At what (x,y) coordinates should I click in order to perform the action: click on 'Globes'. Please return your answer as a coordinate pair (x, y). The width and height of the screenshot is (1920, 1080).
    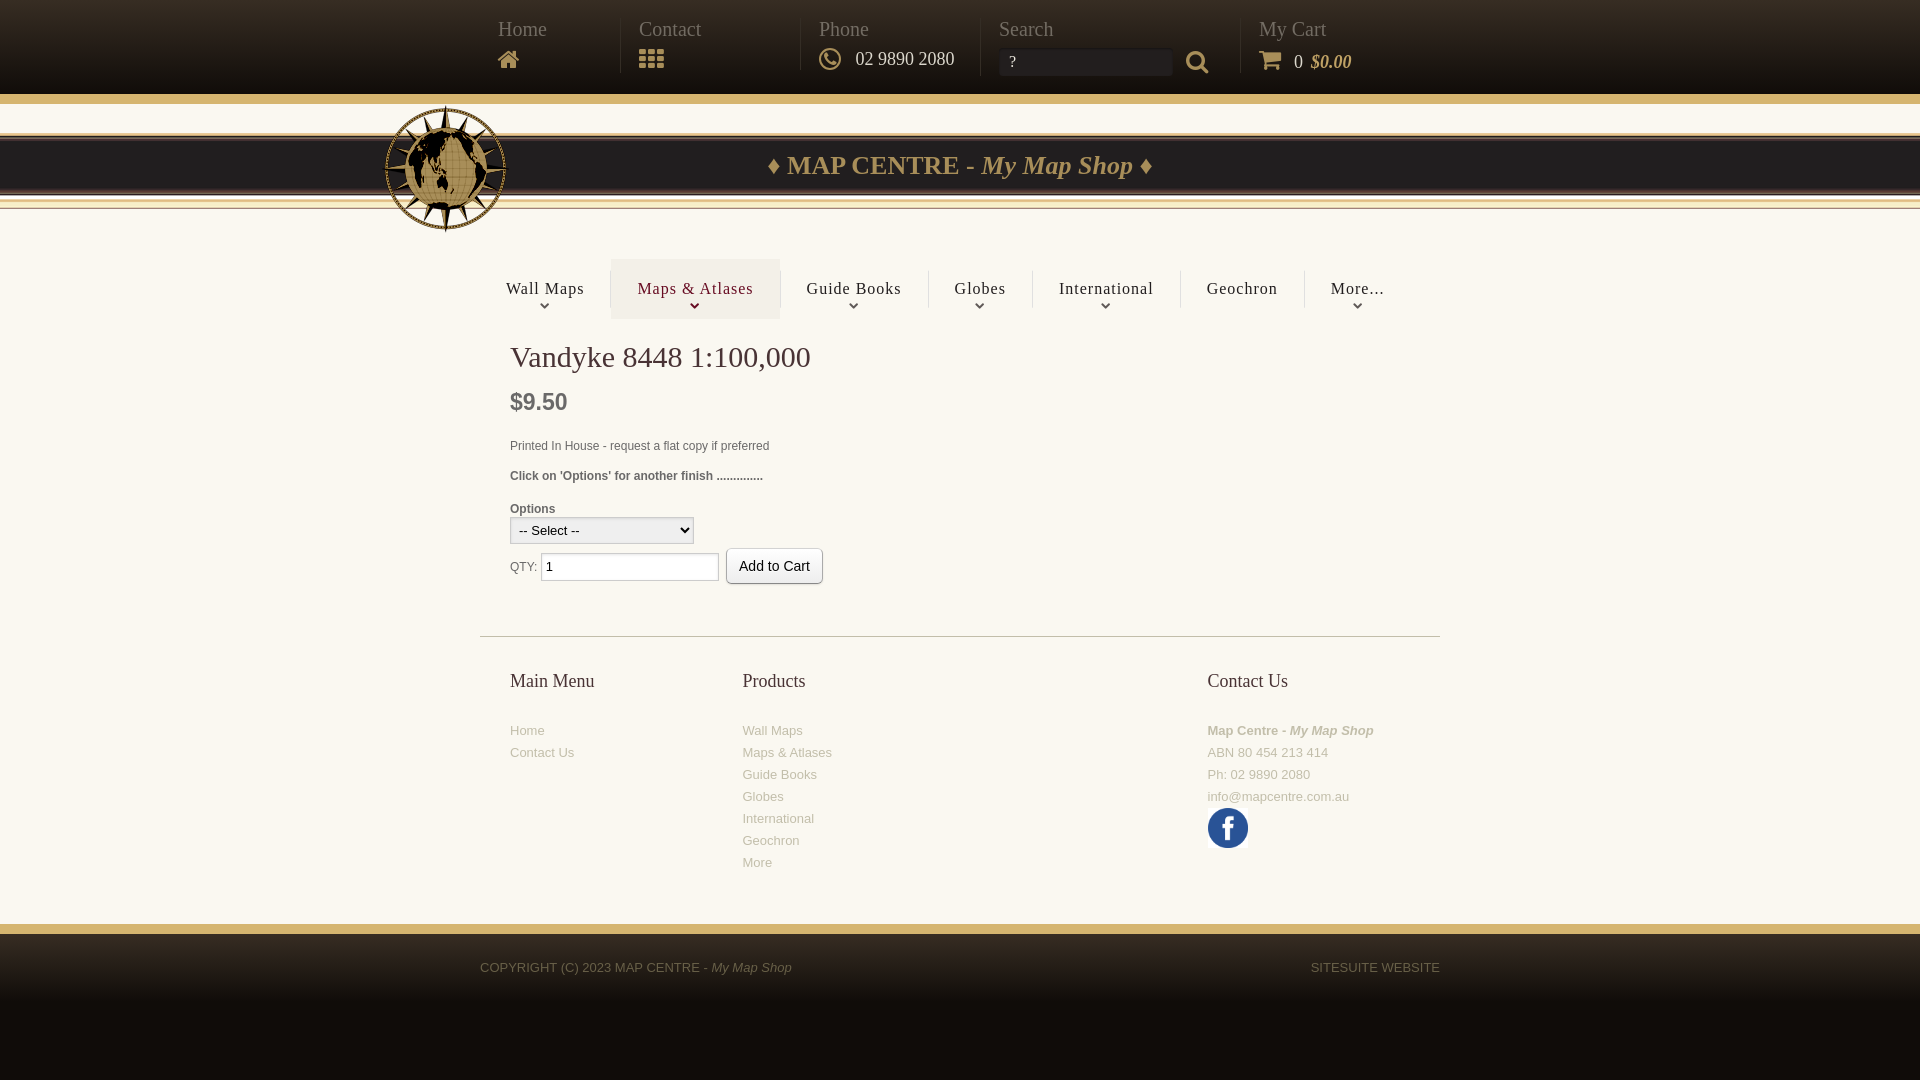
    Looking at the image, I should click on (761, 795).